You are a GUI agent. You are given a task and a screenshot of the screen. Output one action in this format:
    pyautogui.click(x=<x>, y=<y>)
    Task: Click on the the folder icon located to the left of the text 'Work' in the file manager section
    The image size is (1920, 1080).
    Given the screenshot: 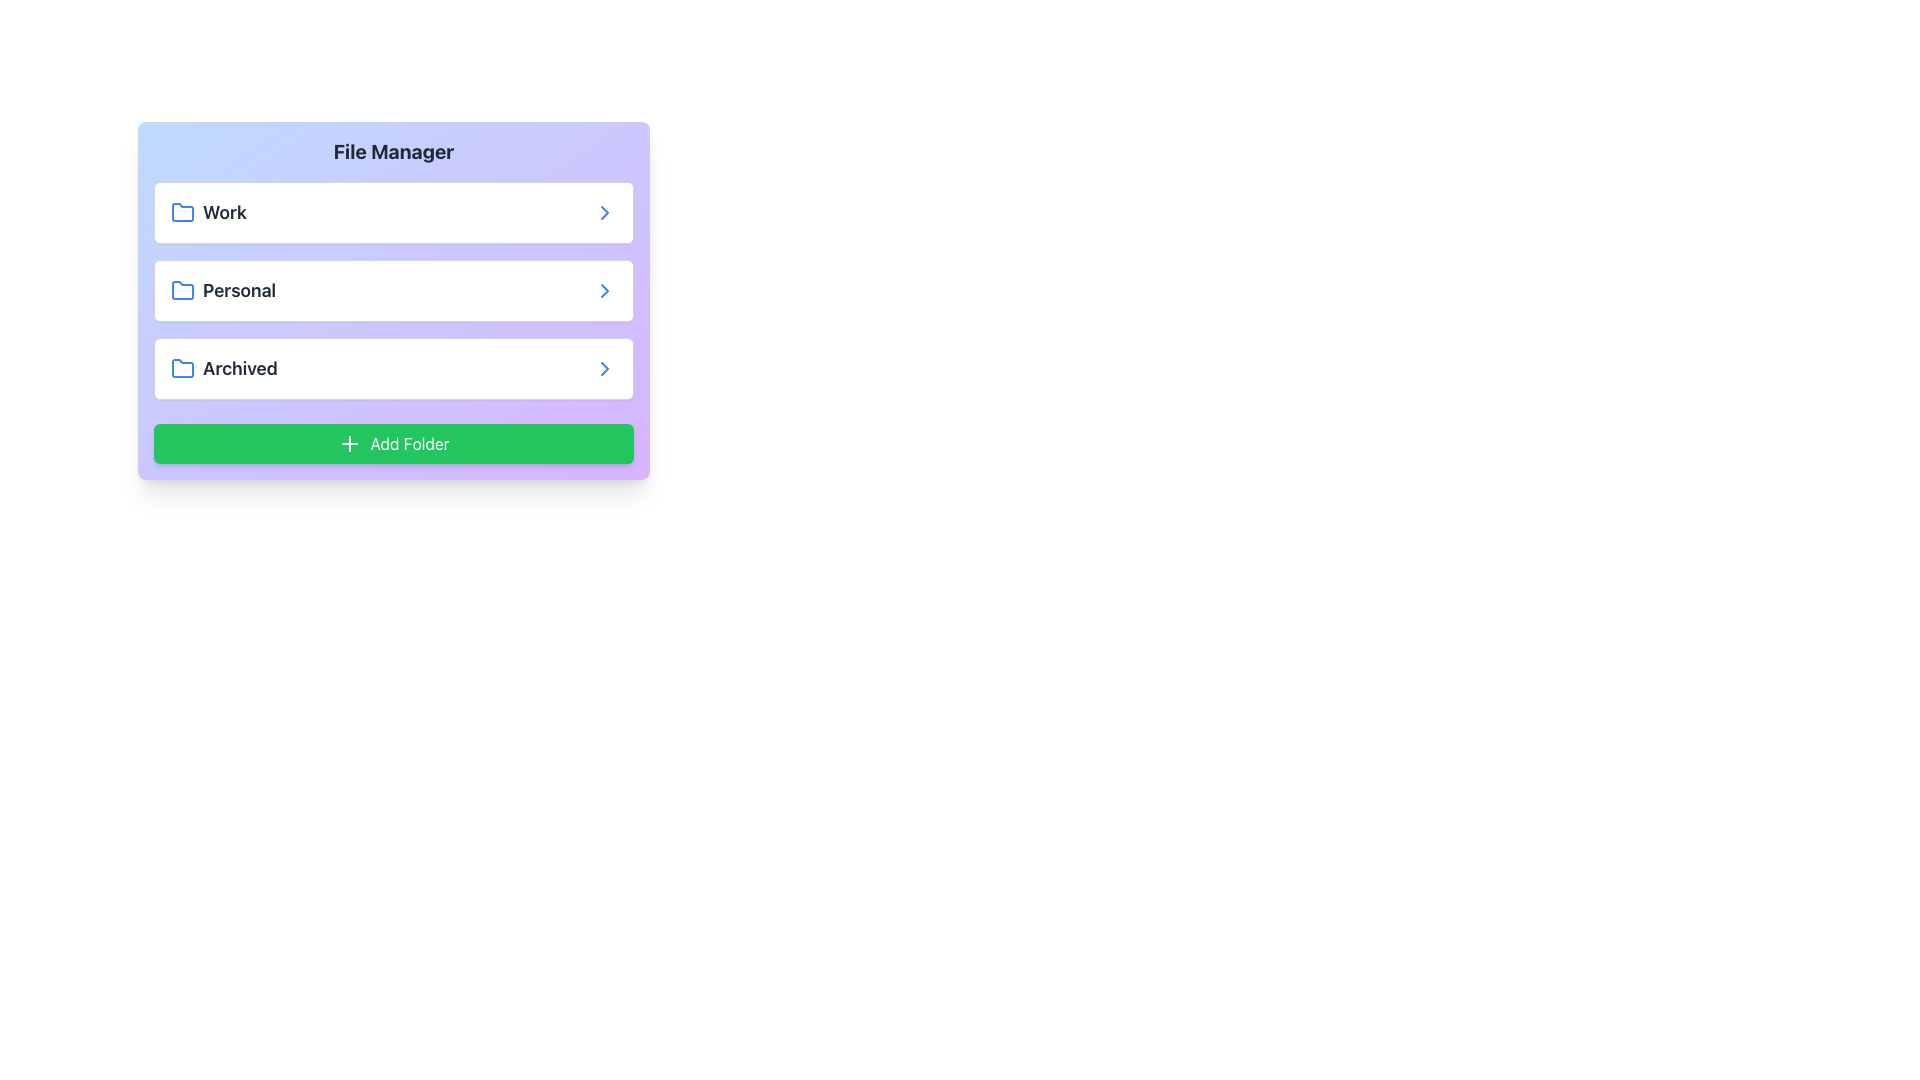 What is the action you would take?
    pyautogui.click(x=182, y=212)
    